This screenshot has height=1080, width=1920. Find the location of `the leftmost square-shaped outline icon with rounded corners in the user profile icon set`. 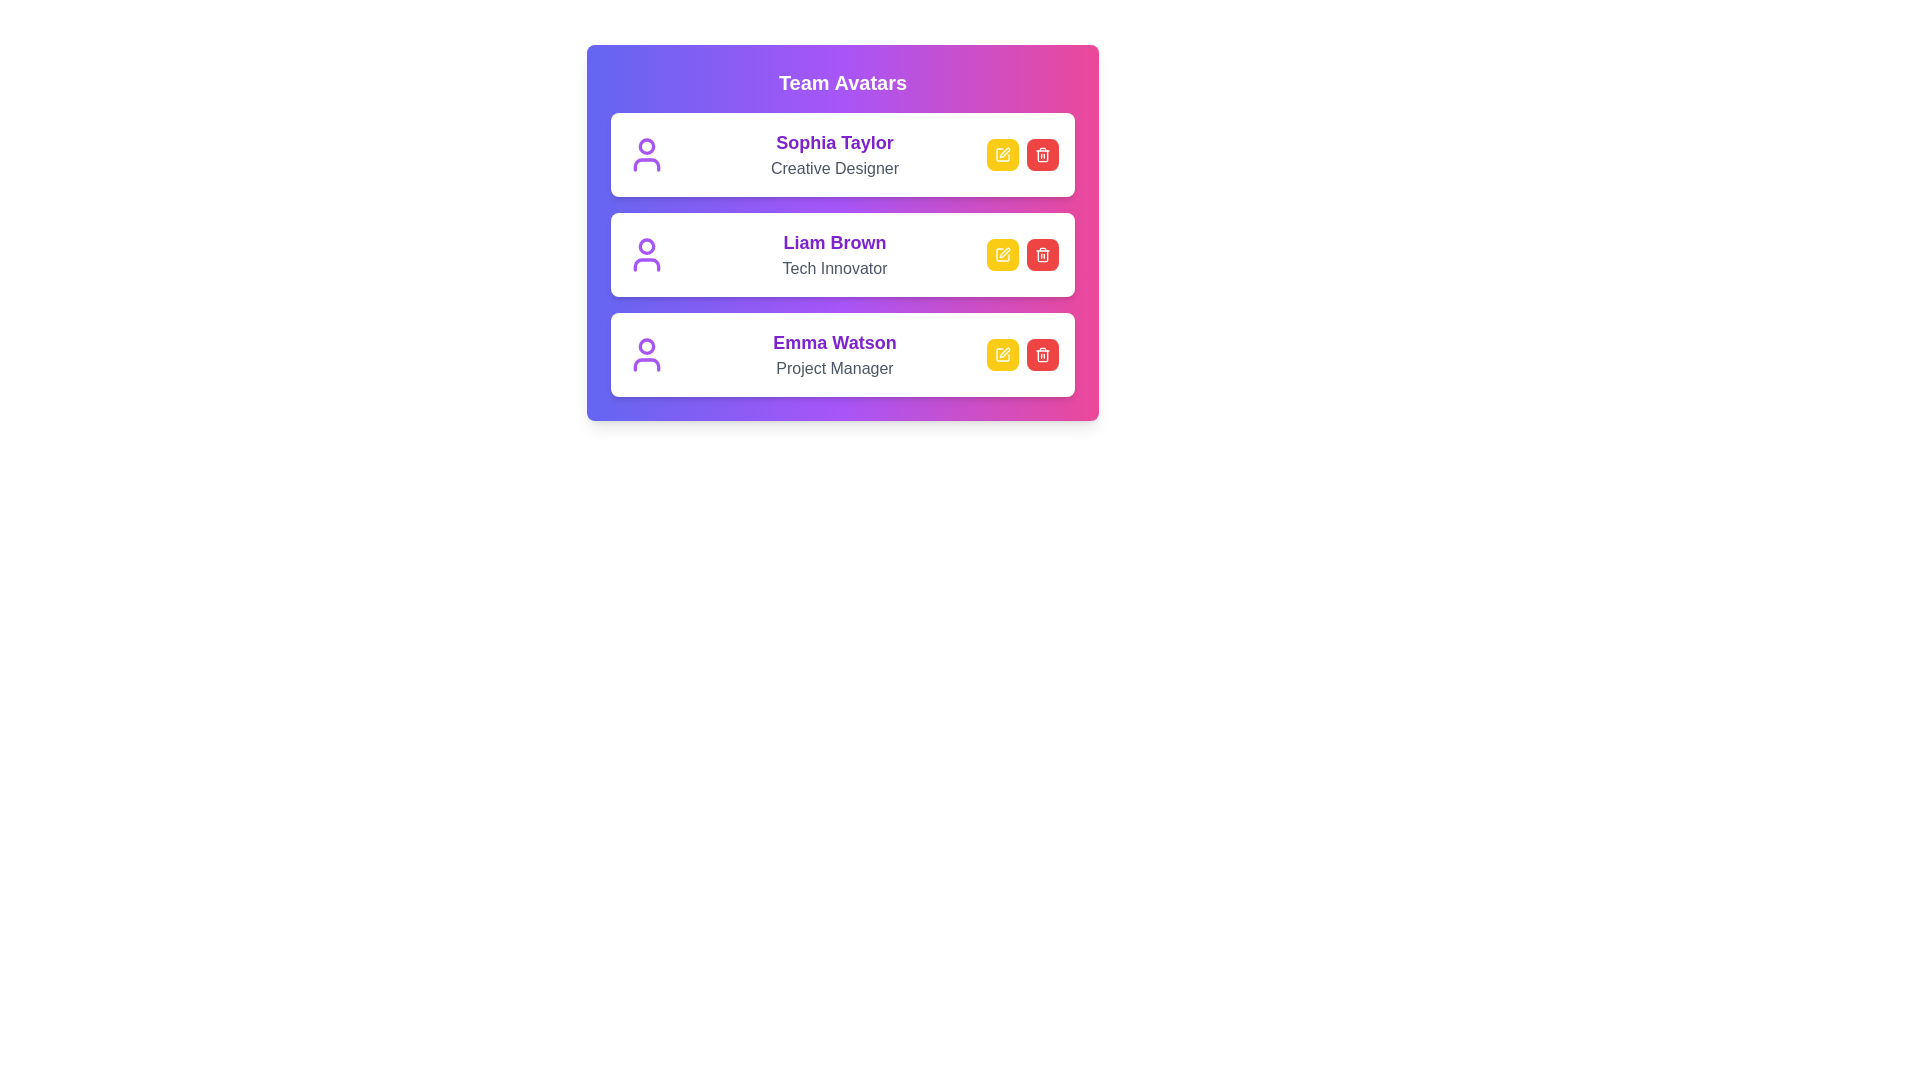

the leftmost square-shaped outline icon with rounded corners in the user profile icon set is located at coordinates (1003, 353).